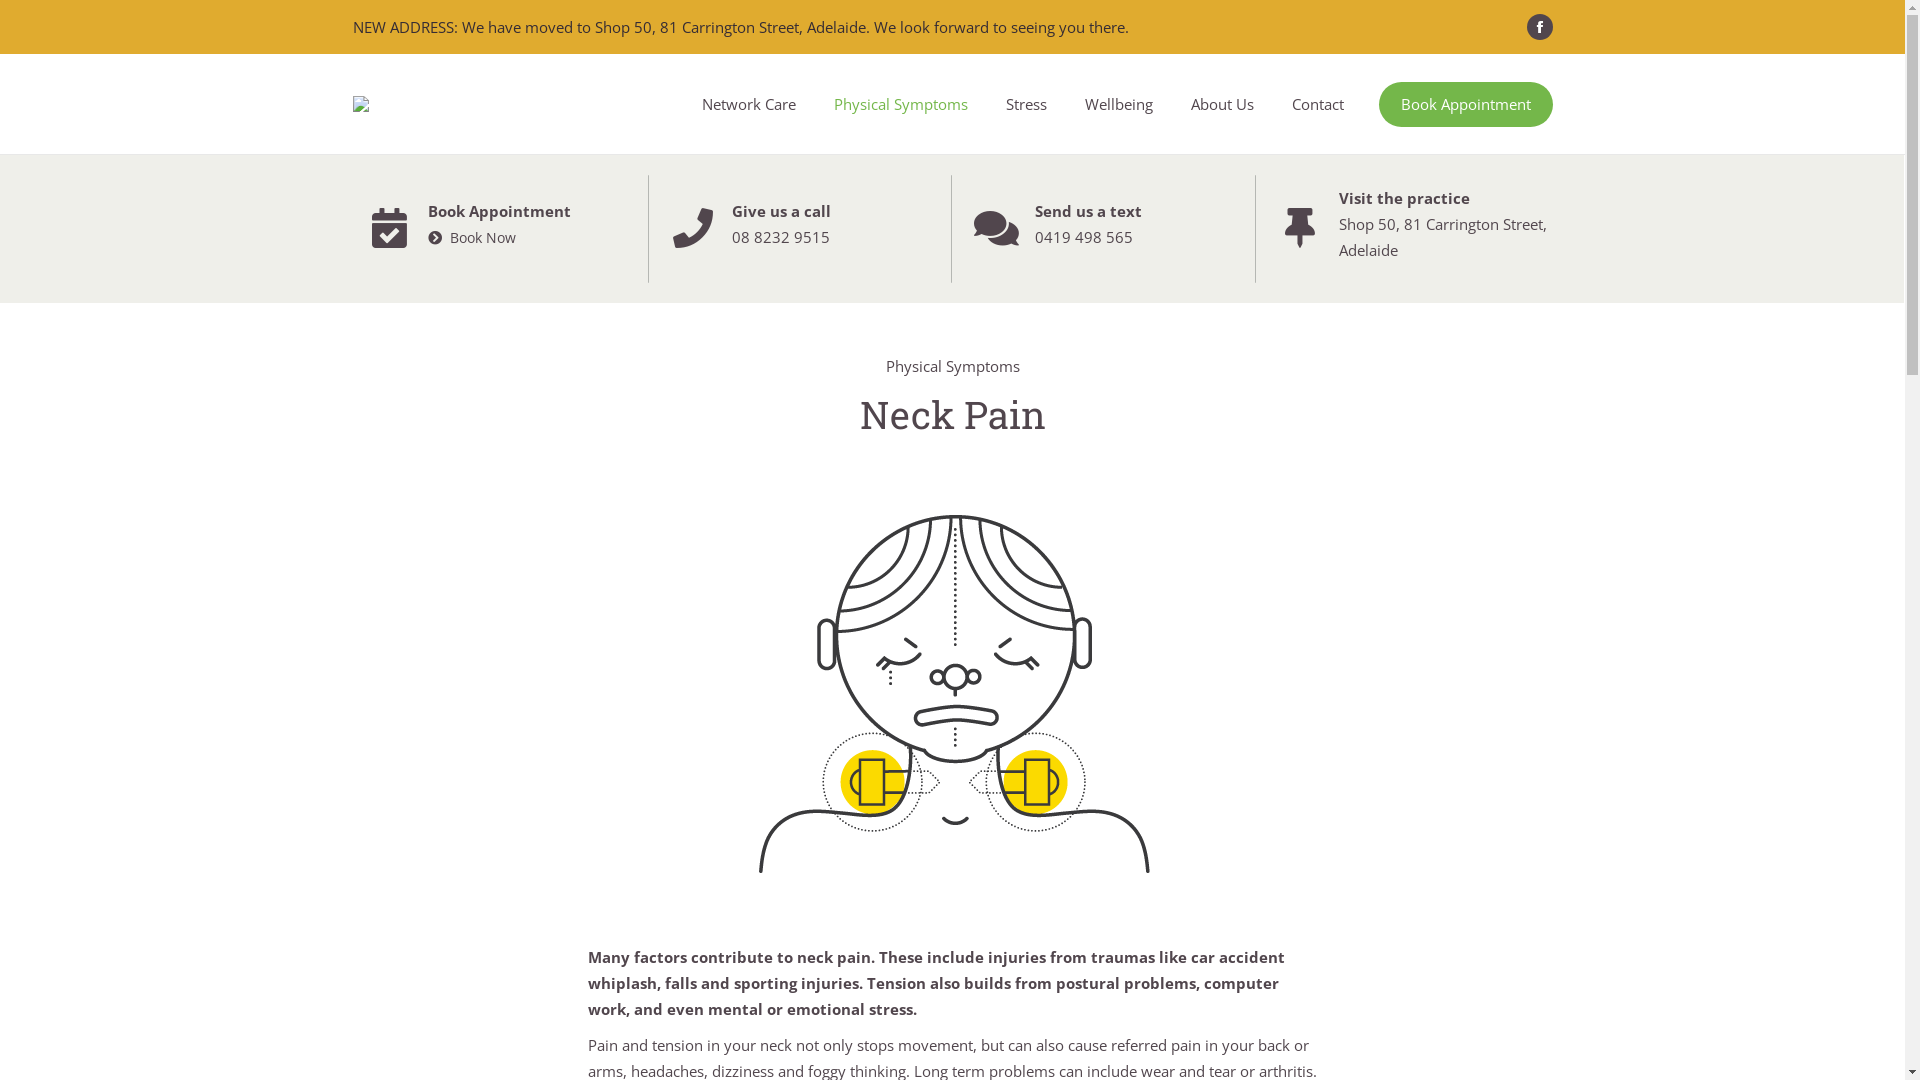 The image size is (1920, 1080). Describe the element at coordinates (1316, 103) in the screenshot. I see `'Contact'` at that location.